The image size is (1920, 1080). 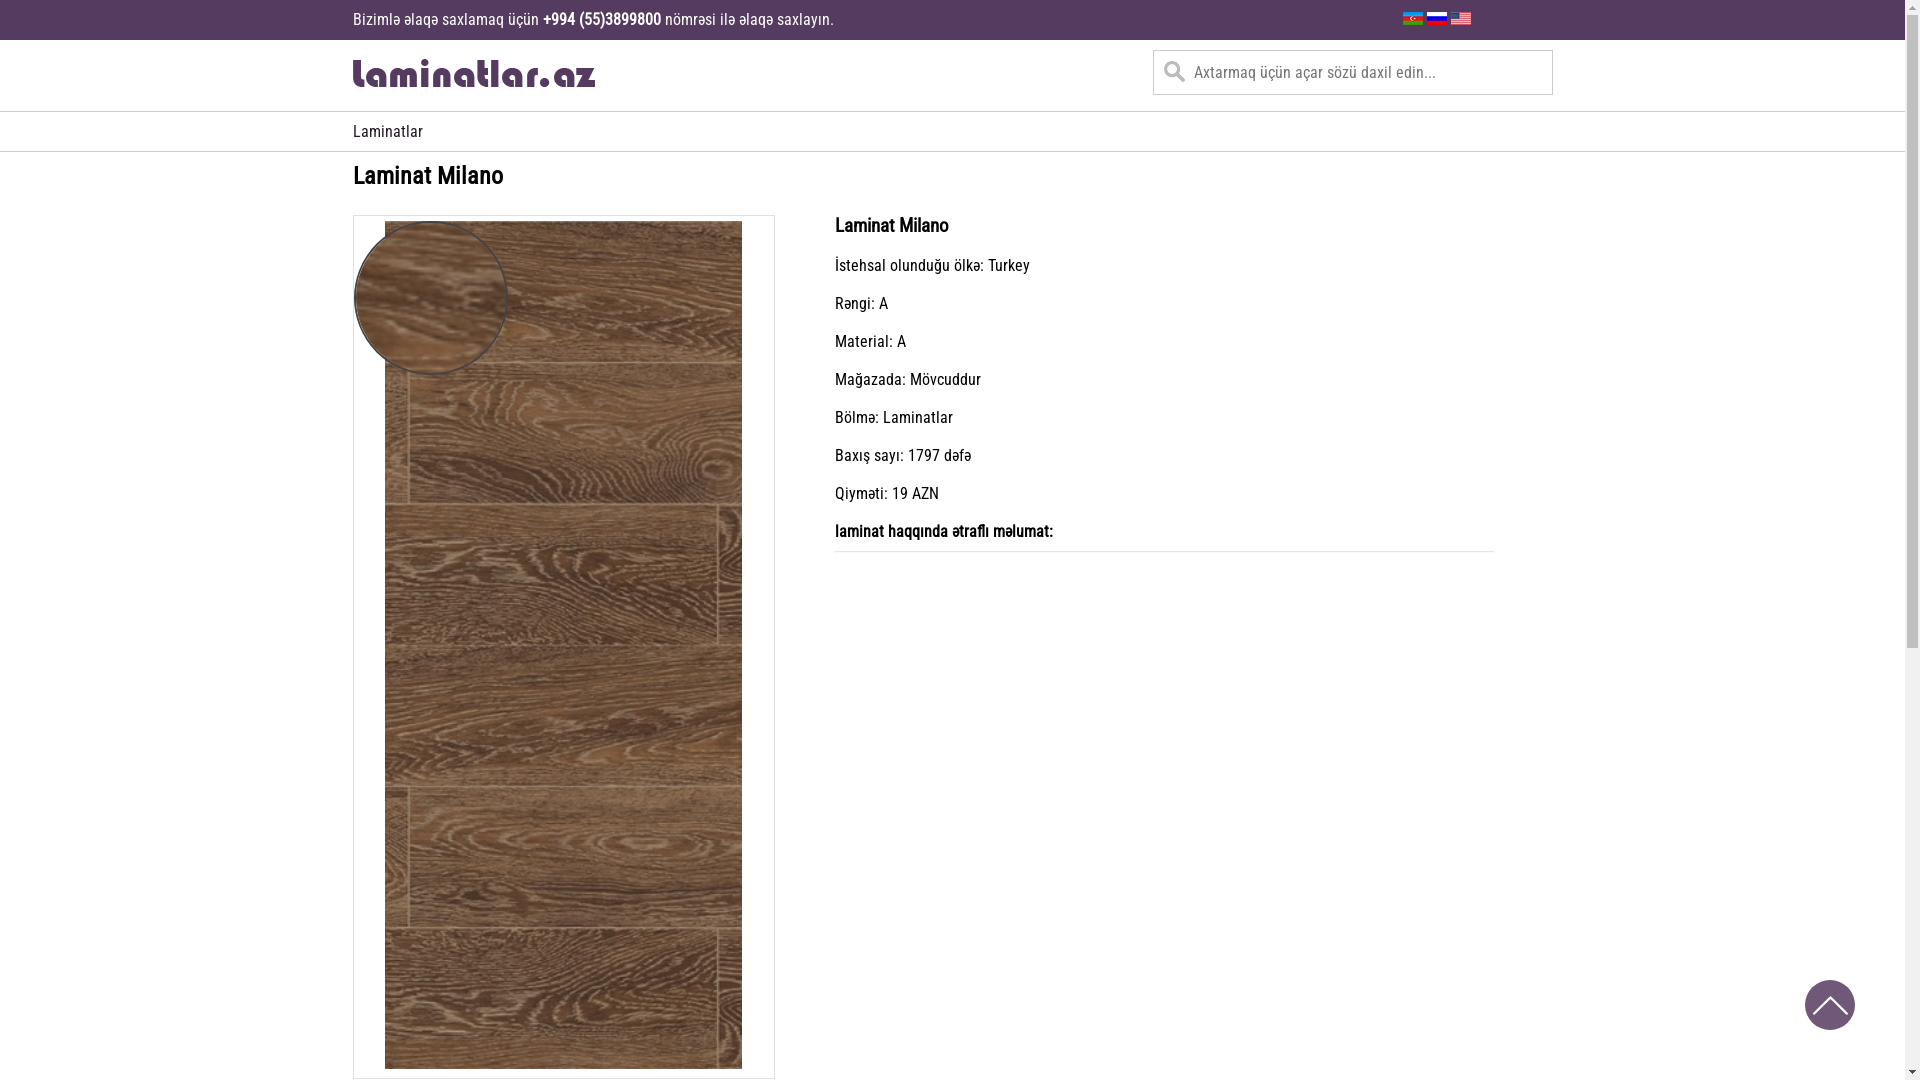 What do you see at coordinates (351, 131) in the screenshot?
I see `'Laminatlar'` at bounding box center [351, 131].